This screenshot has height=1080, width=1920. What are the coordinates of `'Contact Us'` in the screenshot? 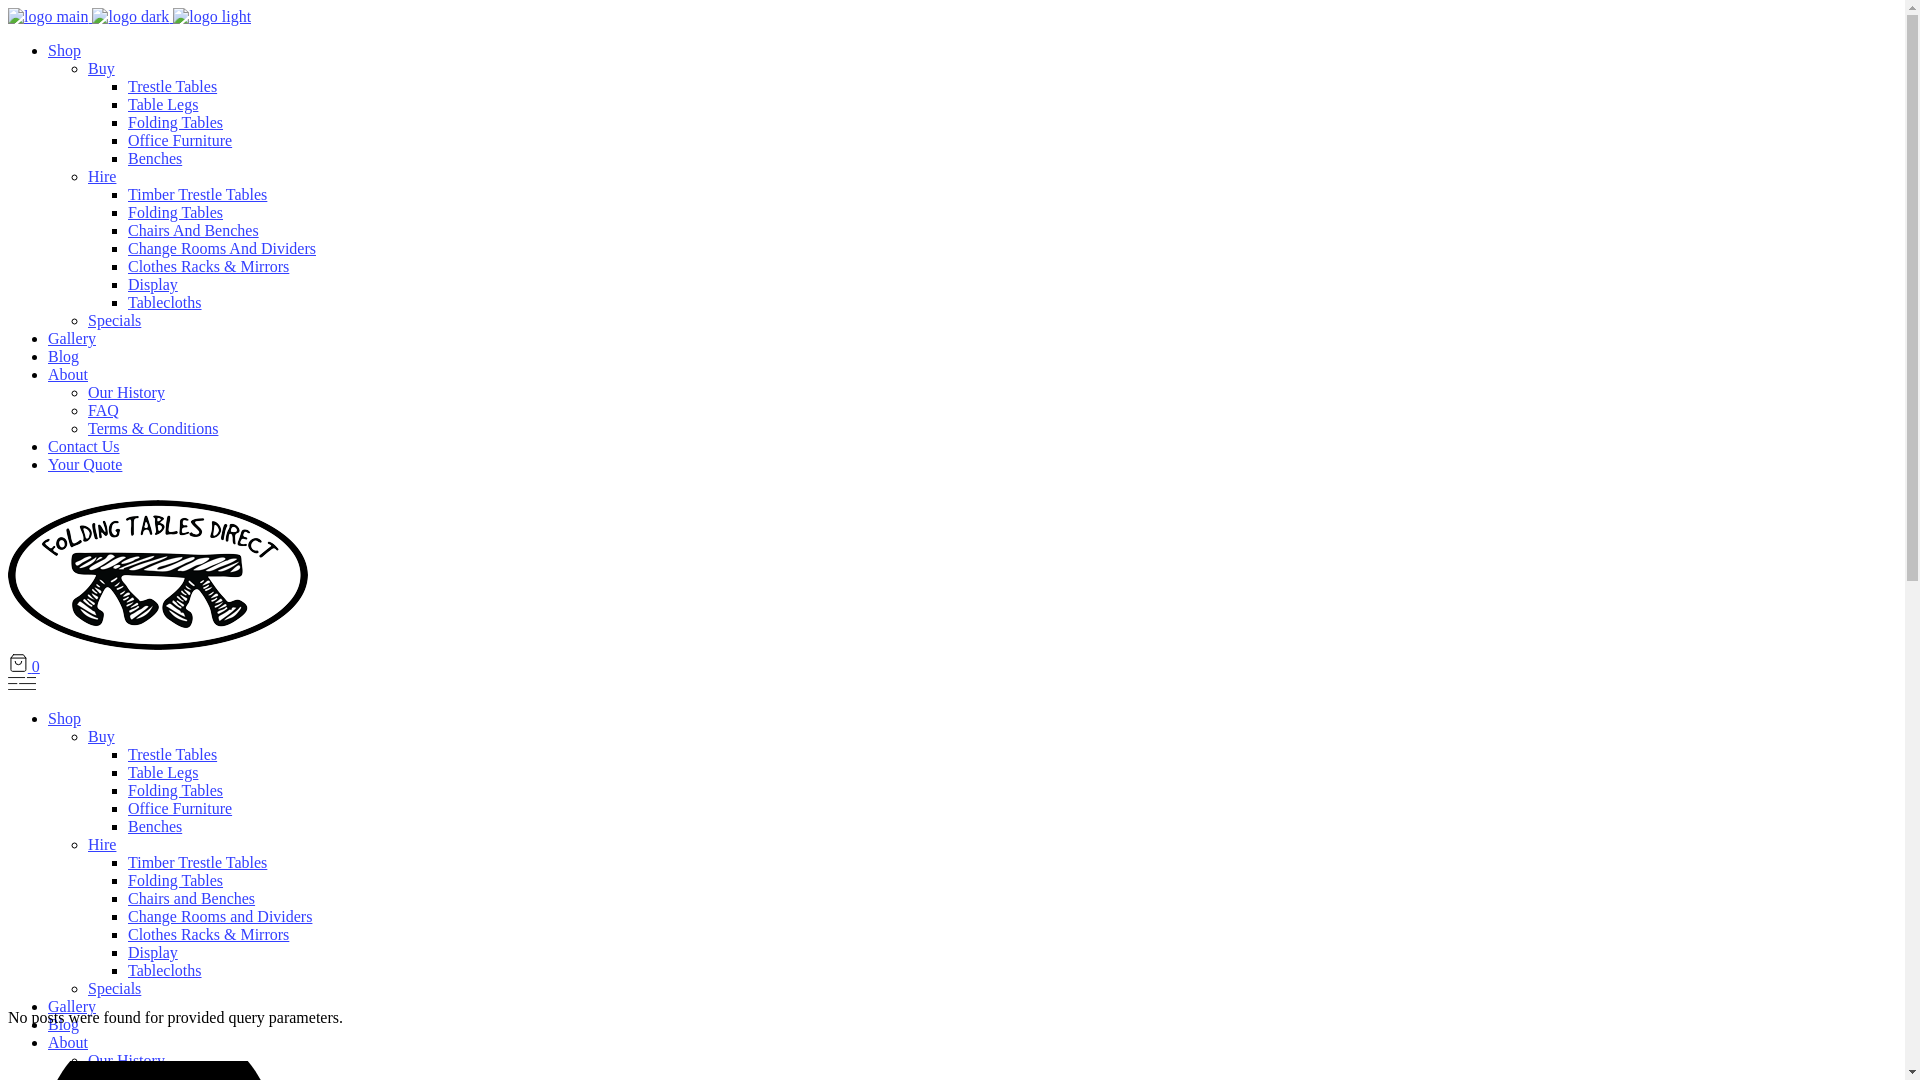 It's located at (82, 445).